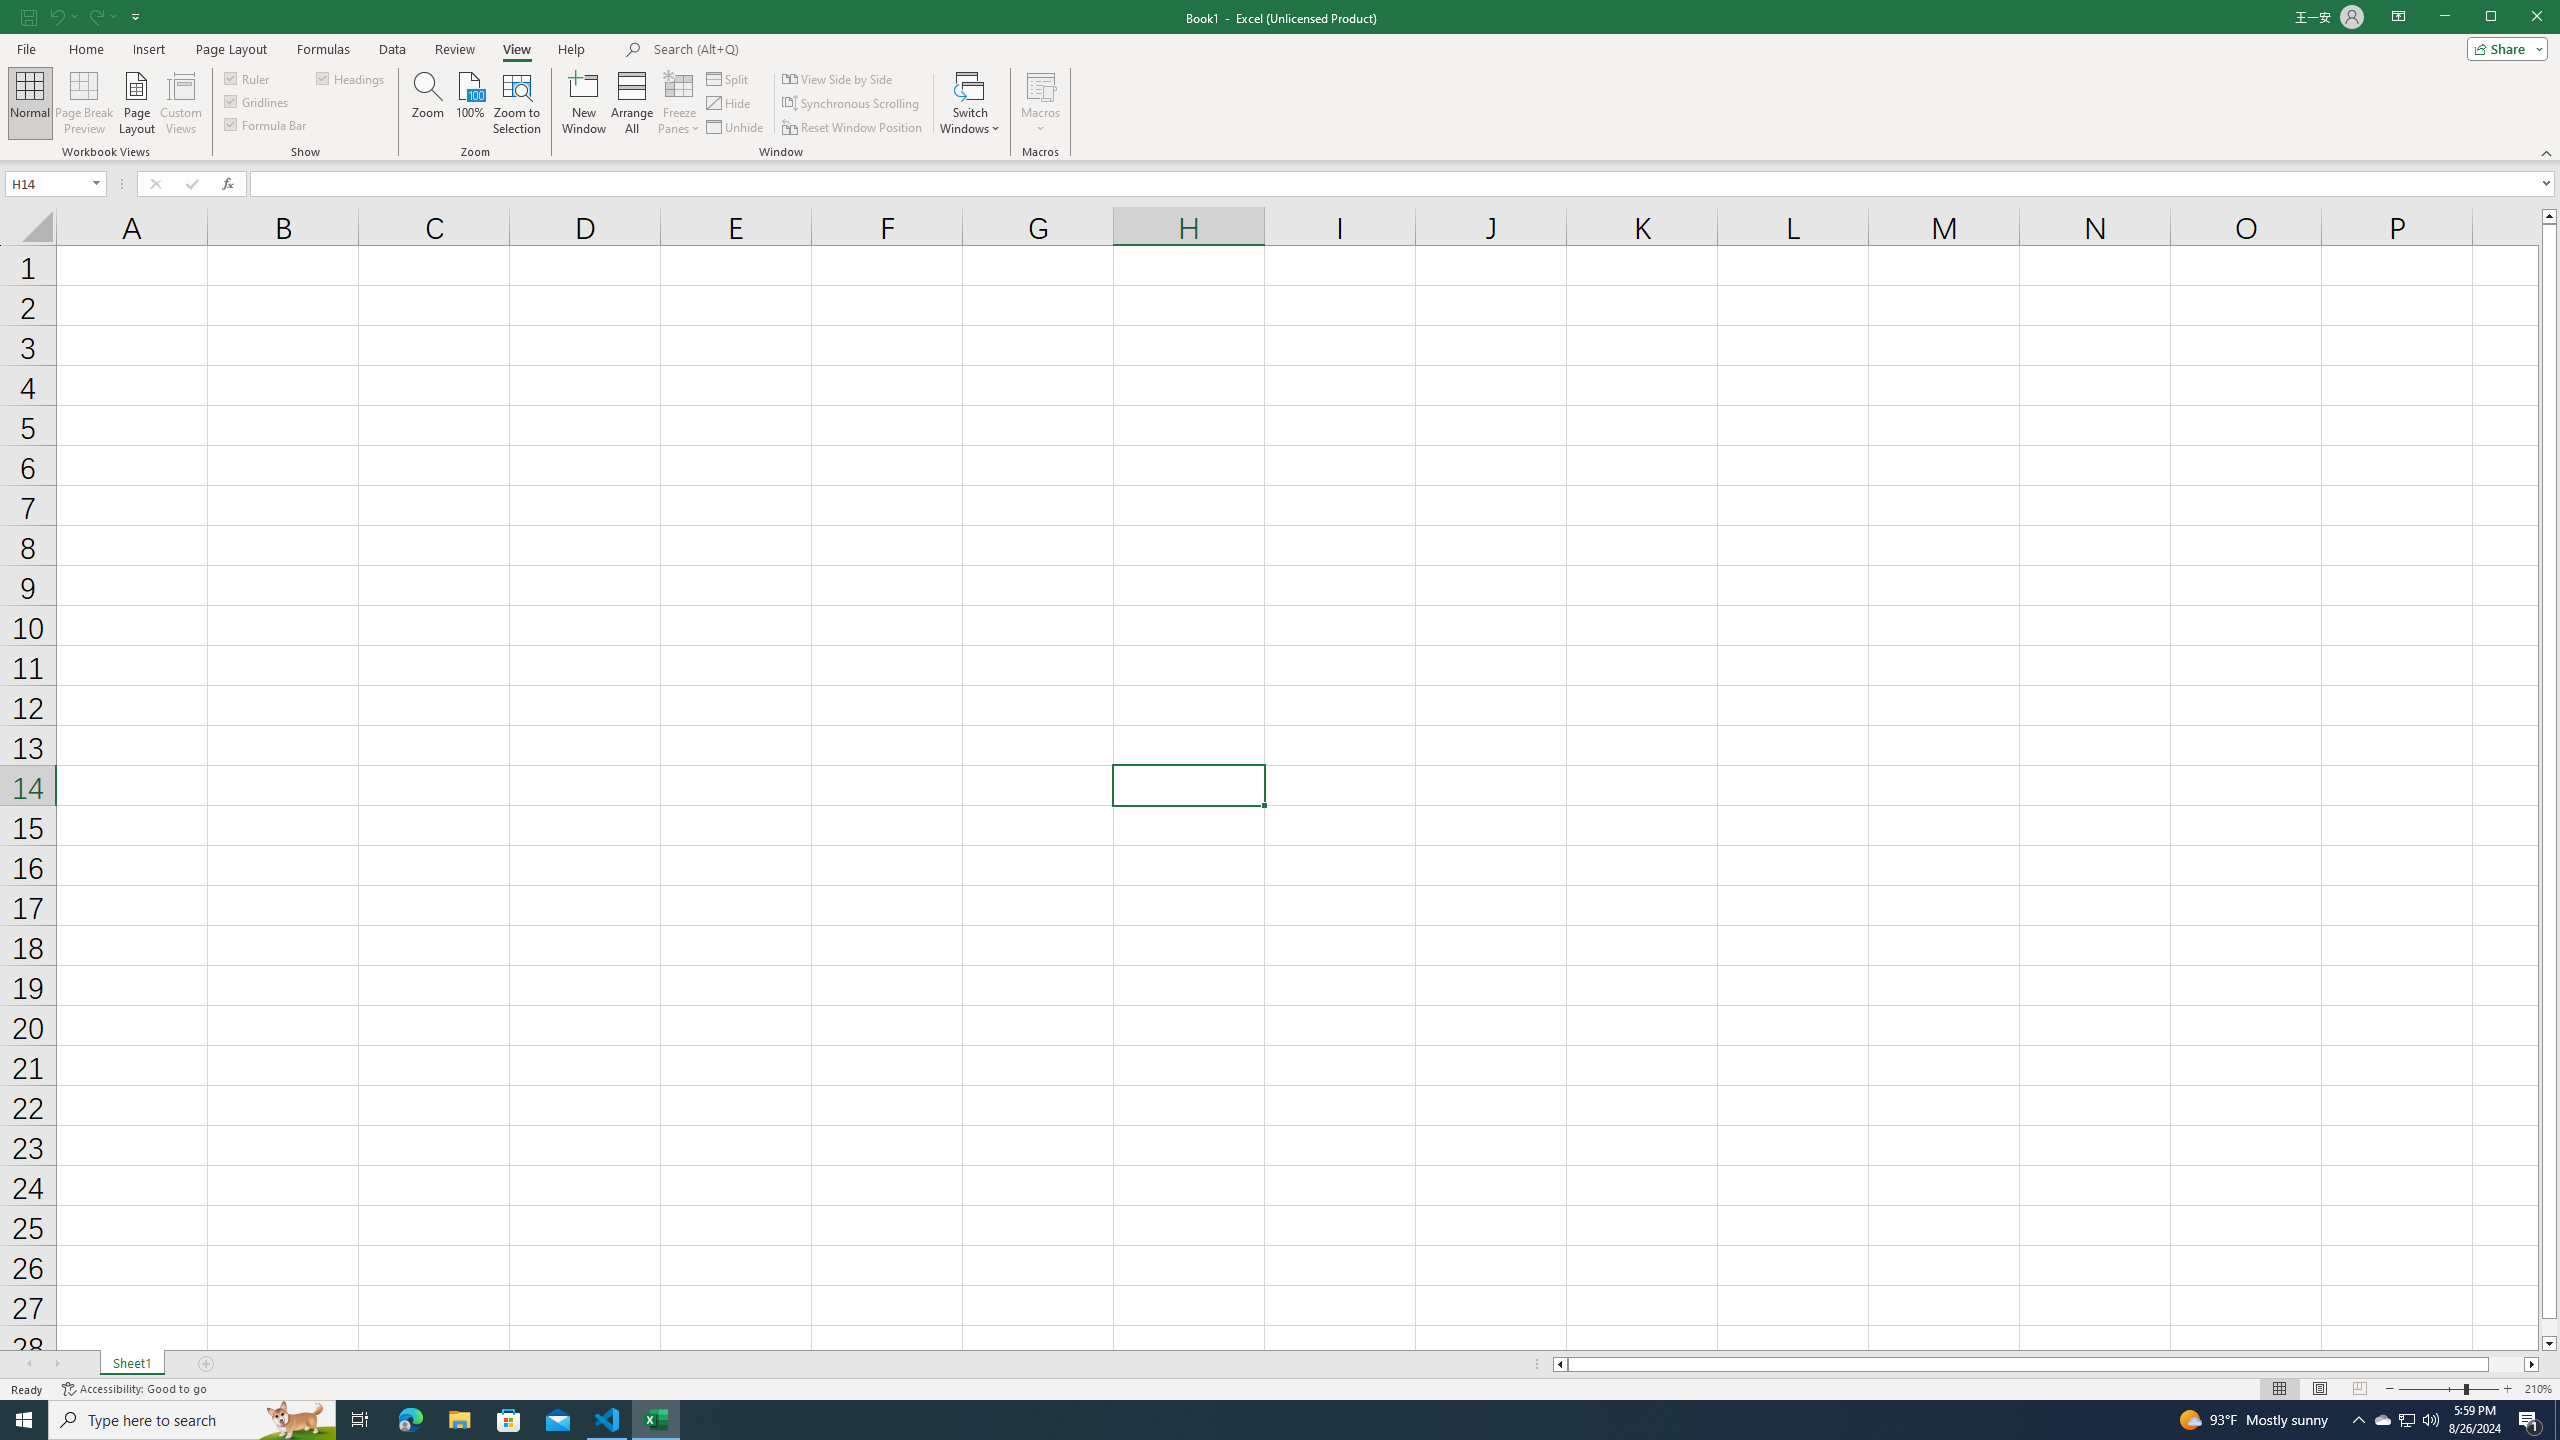 The image size is (2560, 1440). What do you see at coordinates (1039, 84) in the screenshot?
I see `'View Macros'` at bounding box center [1039, 84].